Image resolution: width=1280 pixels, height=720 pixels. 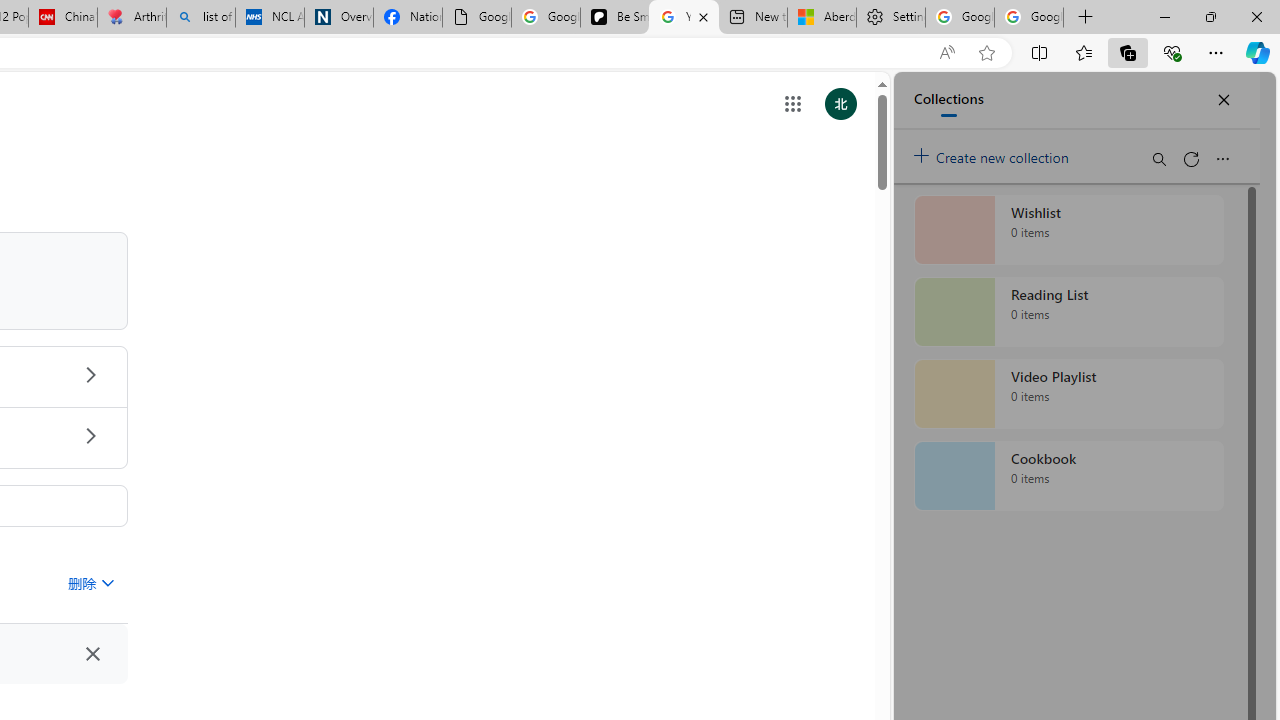 I want to click on 'Google Analytics Opt-out Browser Add-on Download Page', so click(x=475, y=17).